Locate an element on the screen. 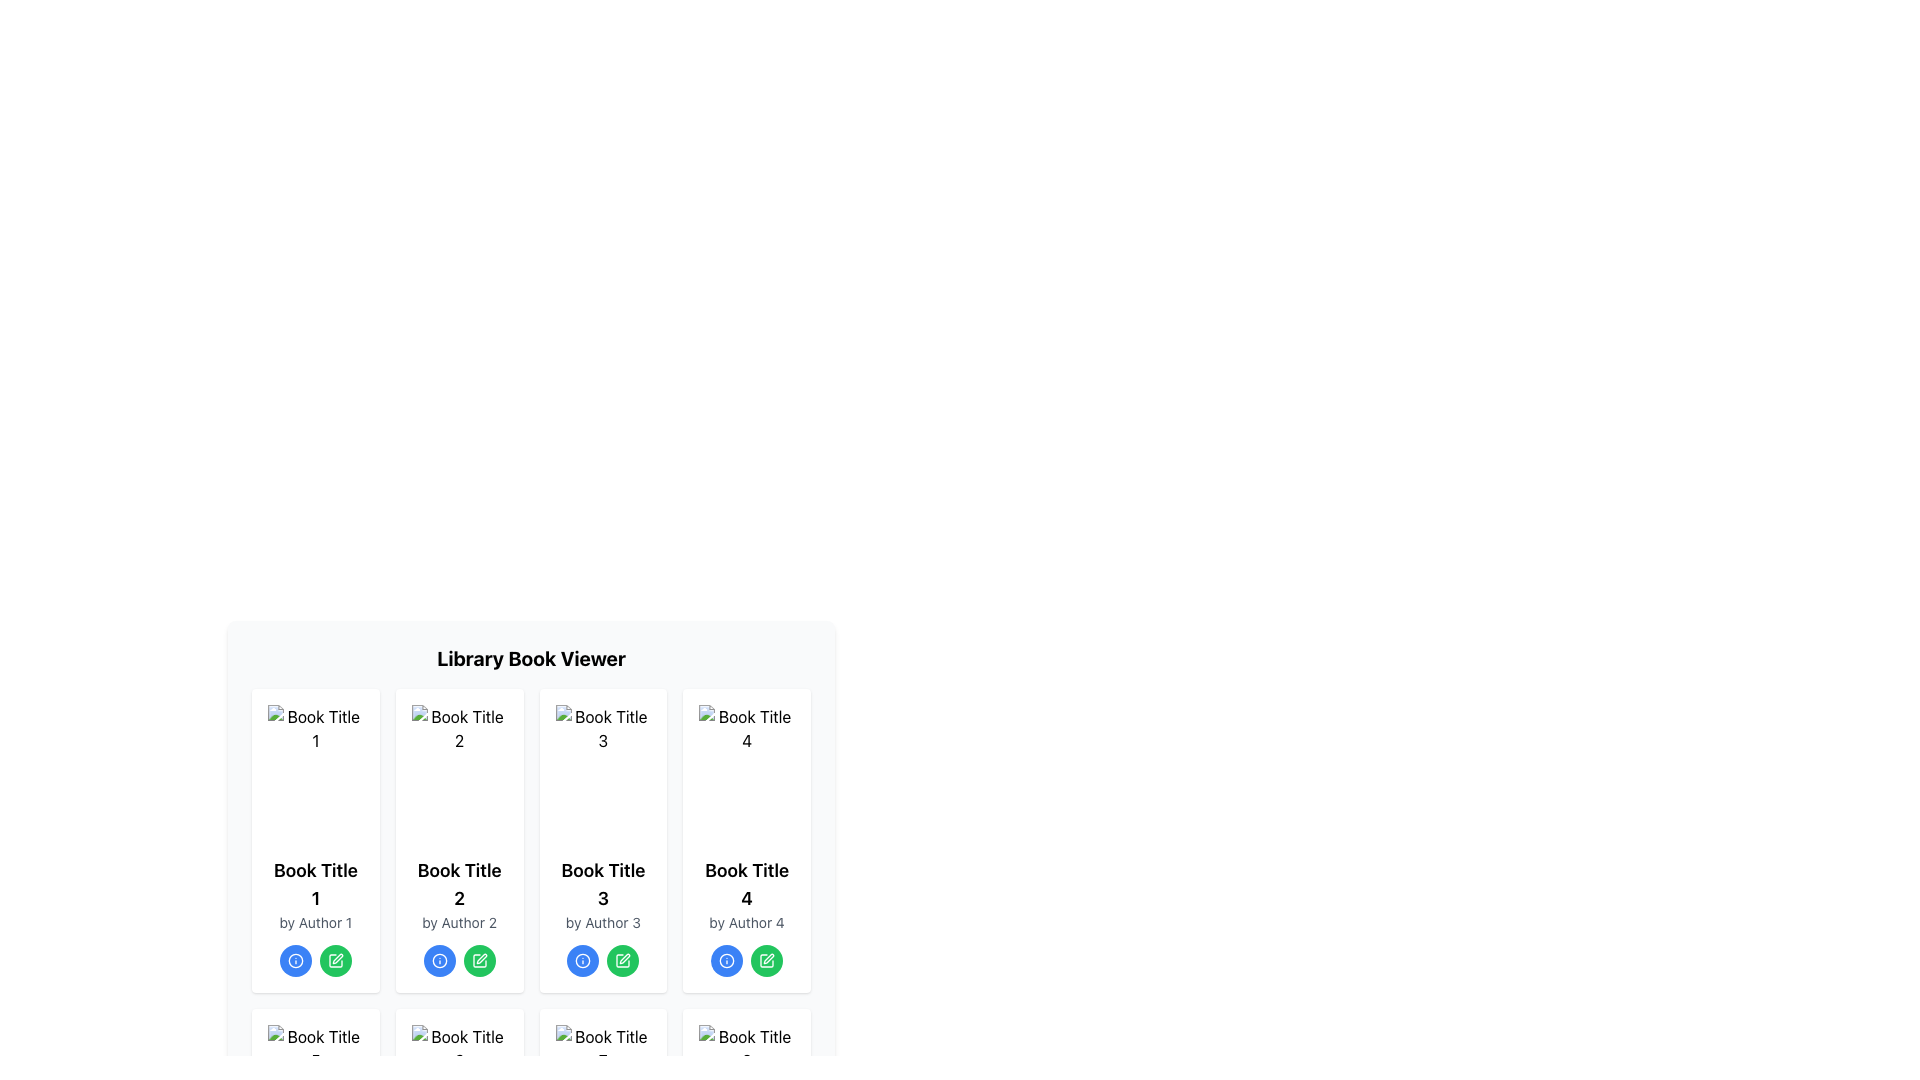 The width and height of the screenshot is (1920, 1080). the inner circle graphic of the icon associated with 'Book Title 2' located centrally at the bottom of the book card is located at coordinates (294, 959).